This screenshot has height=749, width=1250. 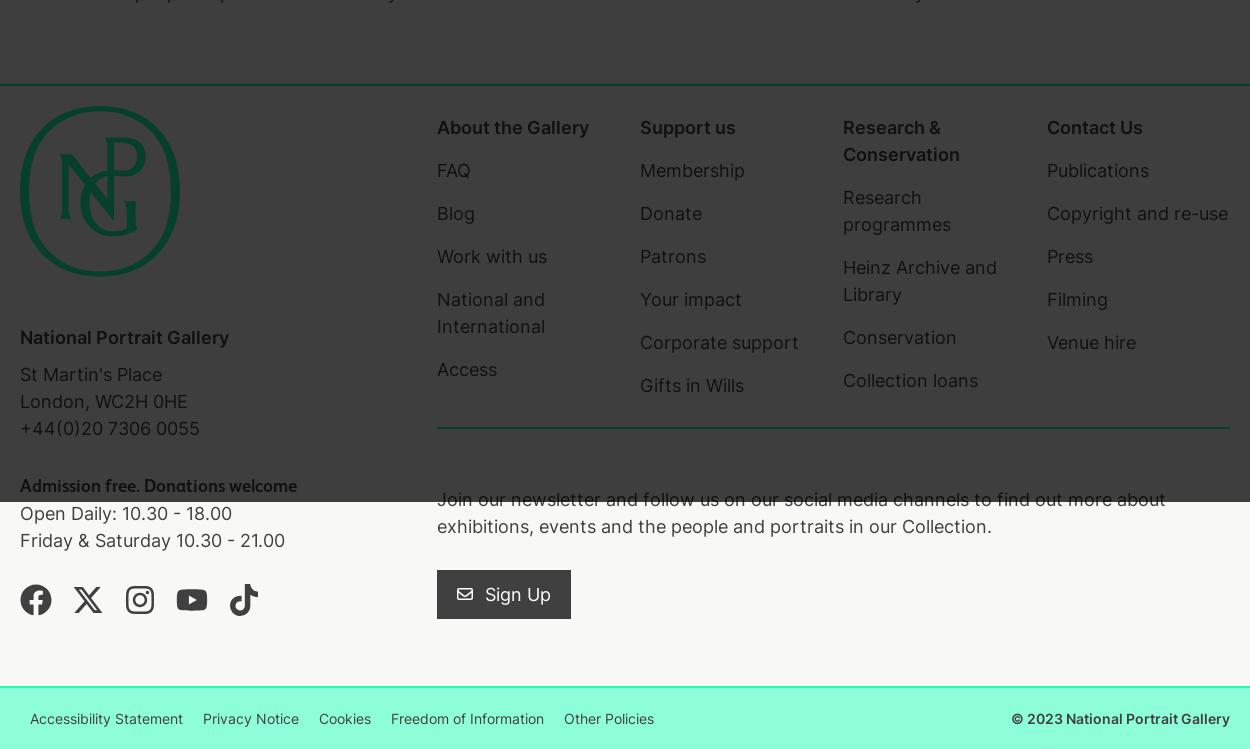 I want to click on 'Friday & Saturday 10.30 - 21.00', so click(x=152, y=539).